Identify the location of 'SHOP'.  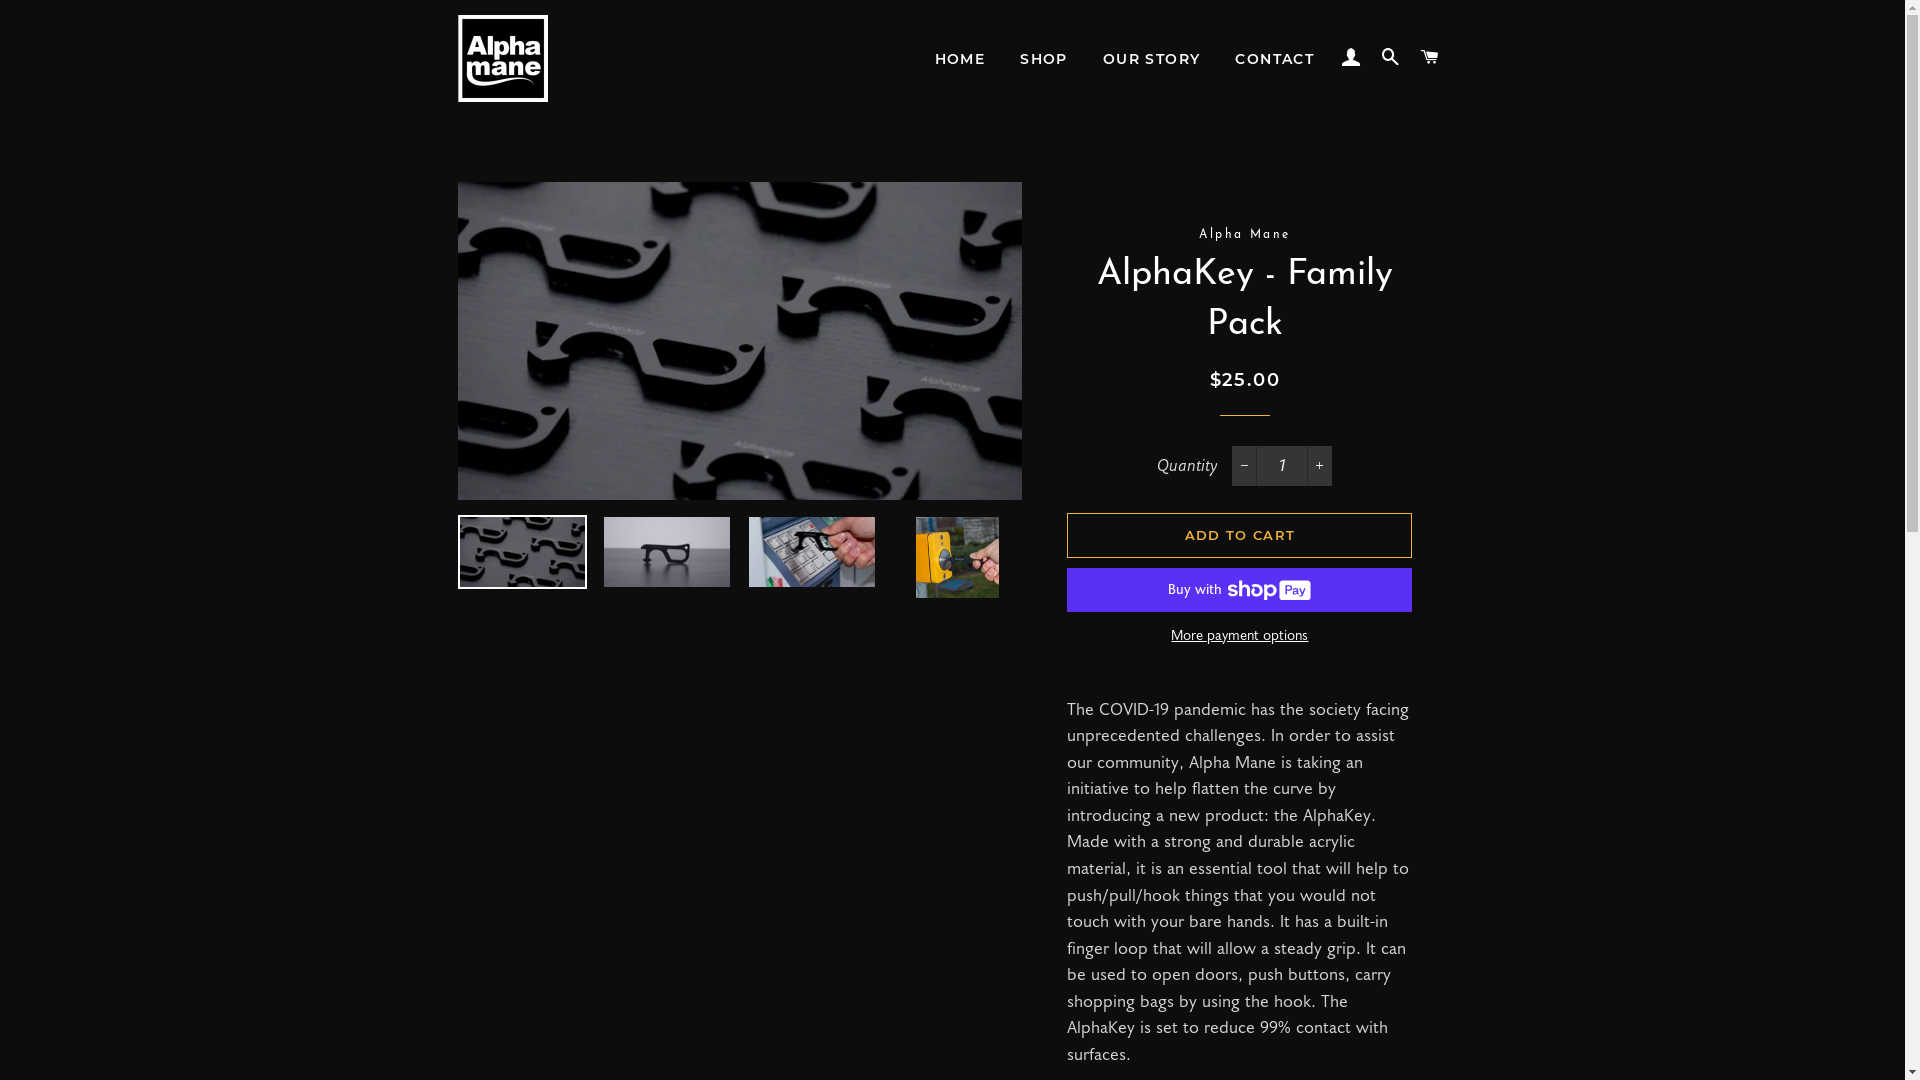
(1042, 59).